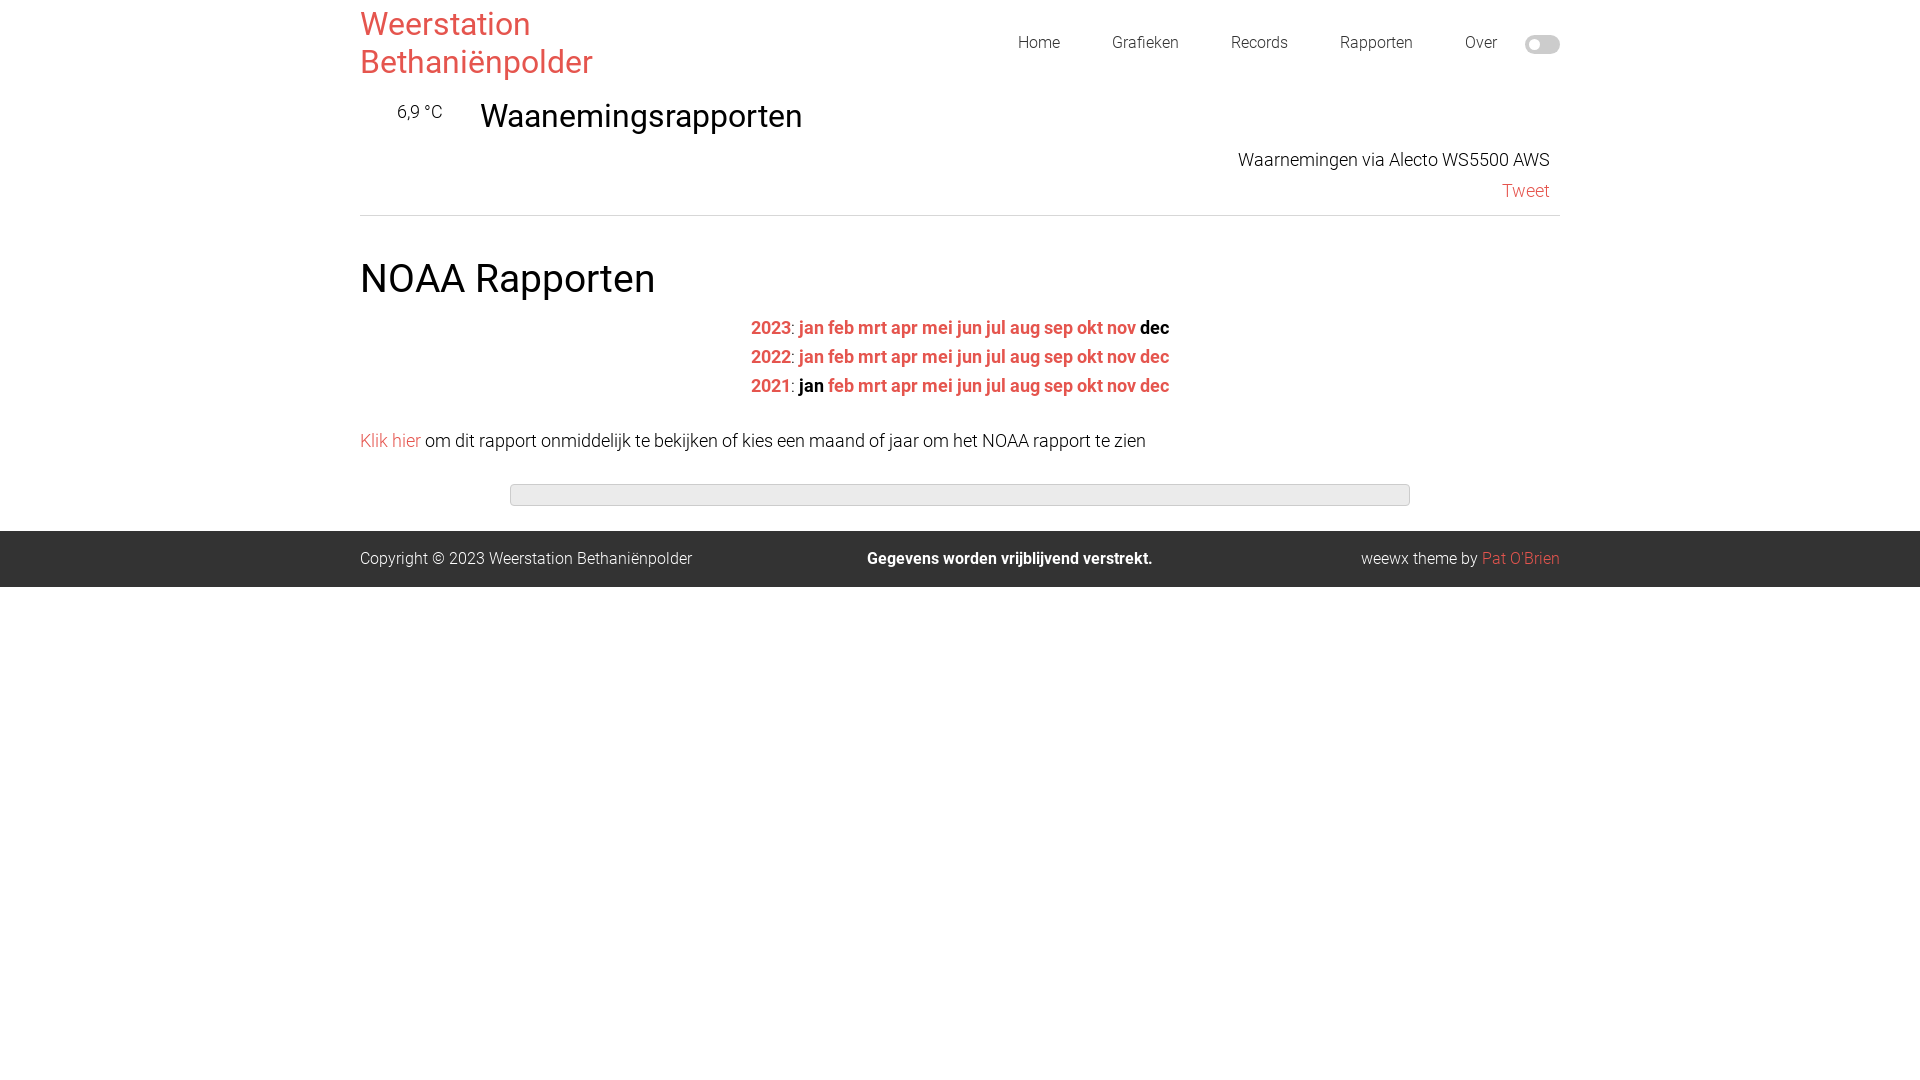 Image resolution: width=1920 pixels, height=1080 pixels. What do you see at coordinates (936, 385) in the screenshot?
I see `'mei'` at bounding box center [936, 385].